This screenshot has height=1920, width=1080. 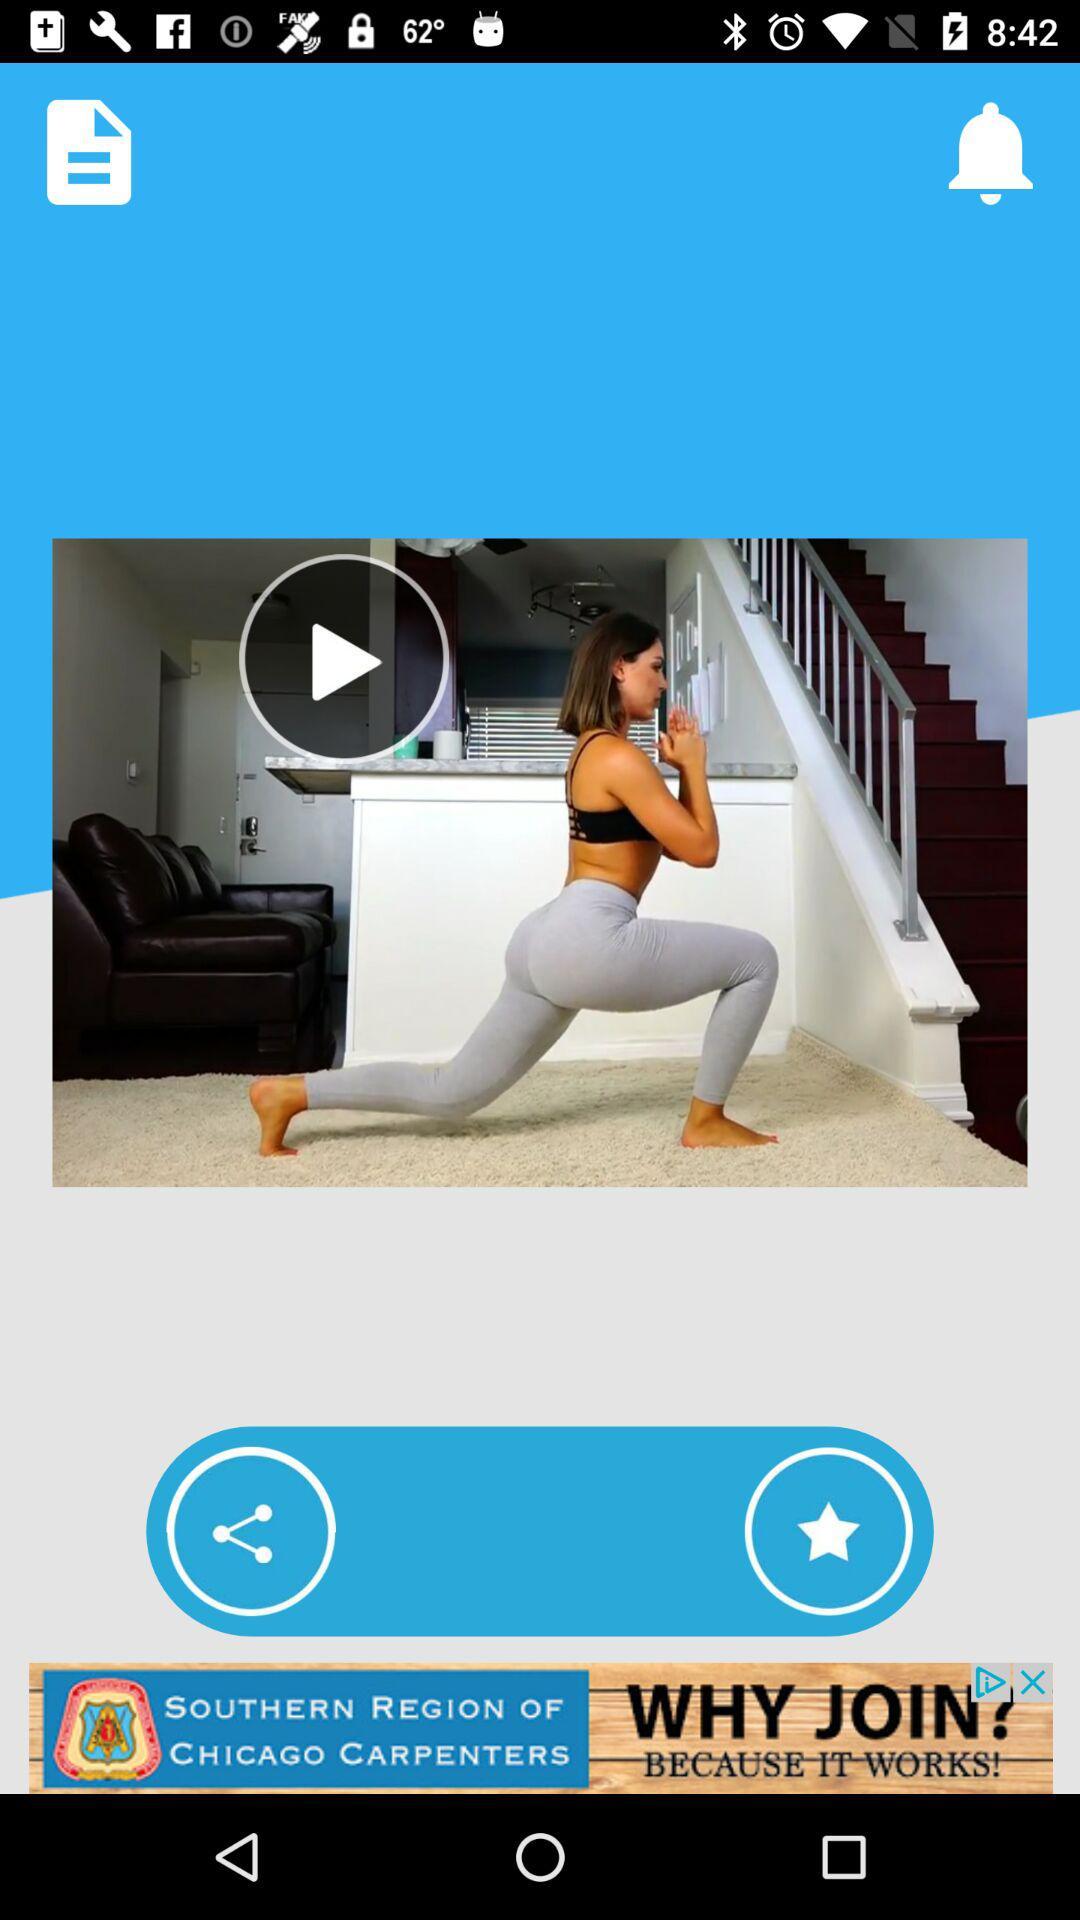 What do you see at coordinates (540, 1727) in the screenshot?
I see `click for advertisement info` at bounding box center [540, 1727].